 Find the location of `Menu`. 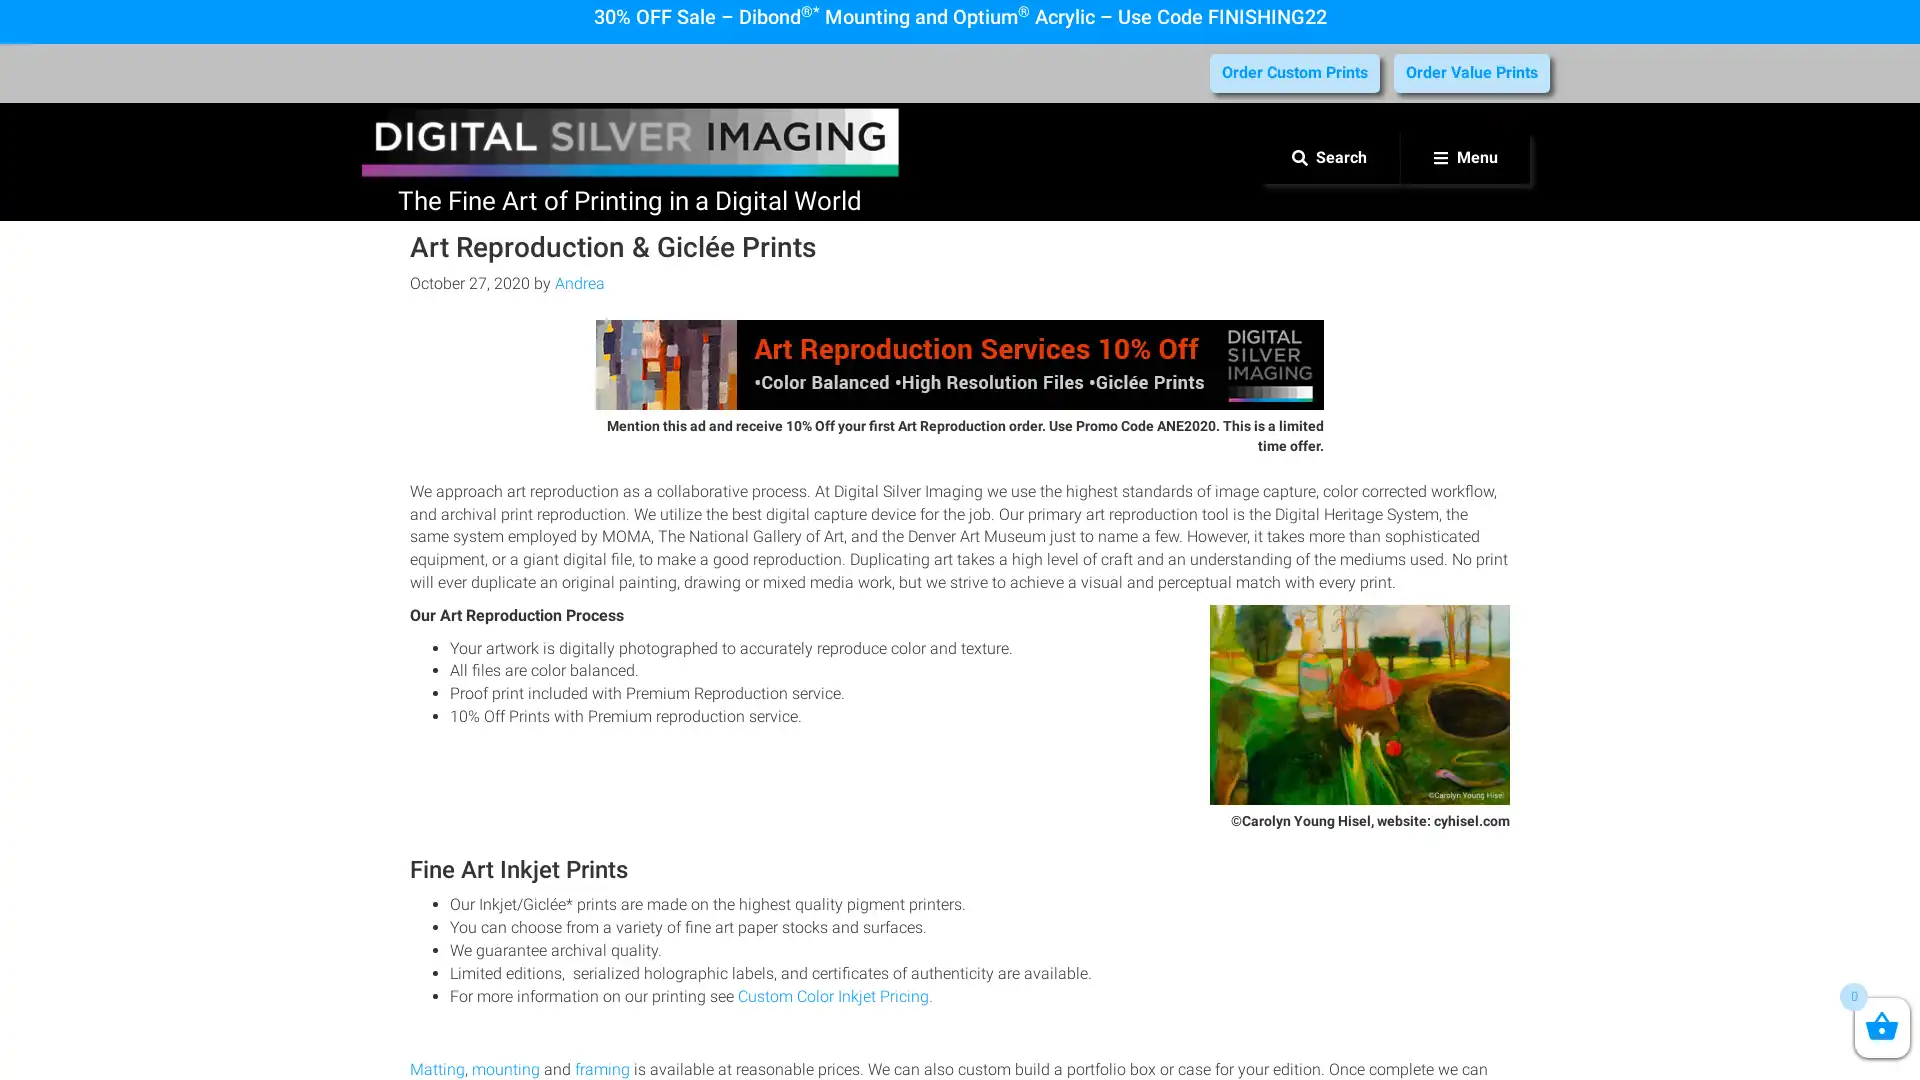

Menu is located at coordinates (1464, 156).